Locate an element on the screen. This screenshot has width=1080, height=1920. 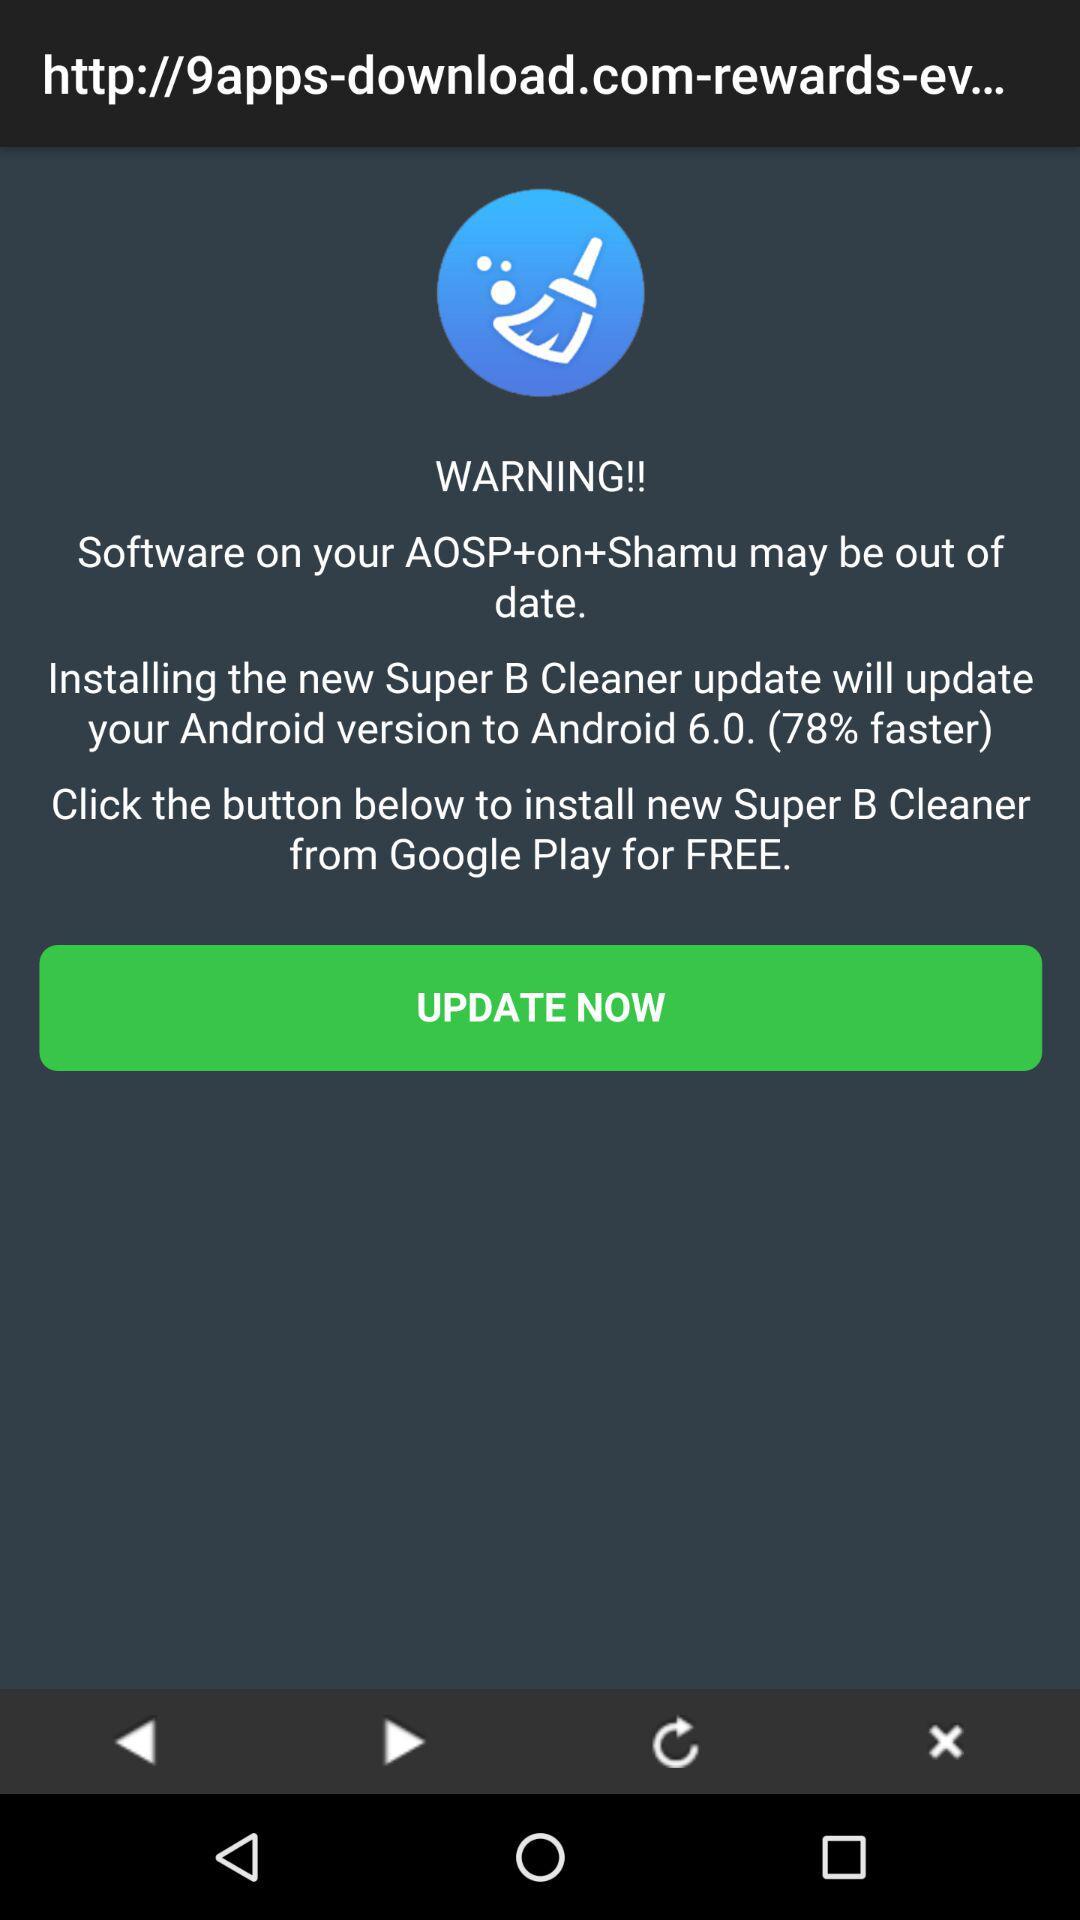
previous is located at coordinates (135, 1740).